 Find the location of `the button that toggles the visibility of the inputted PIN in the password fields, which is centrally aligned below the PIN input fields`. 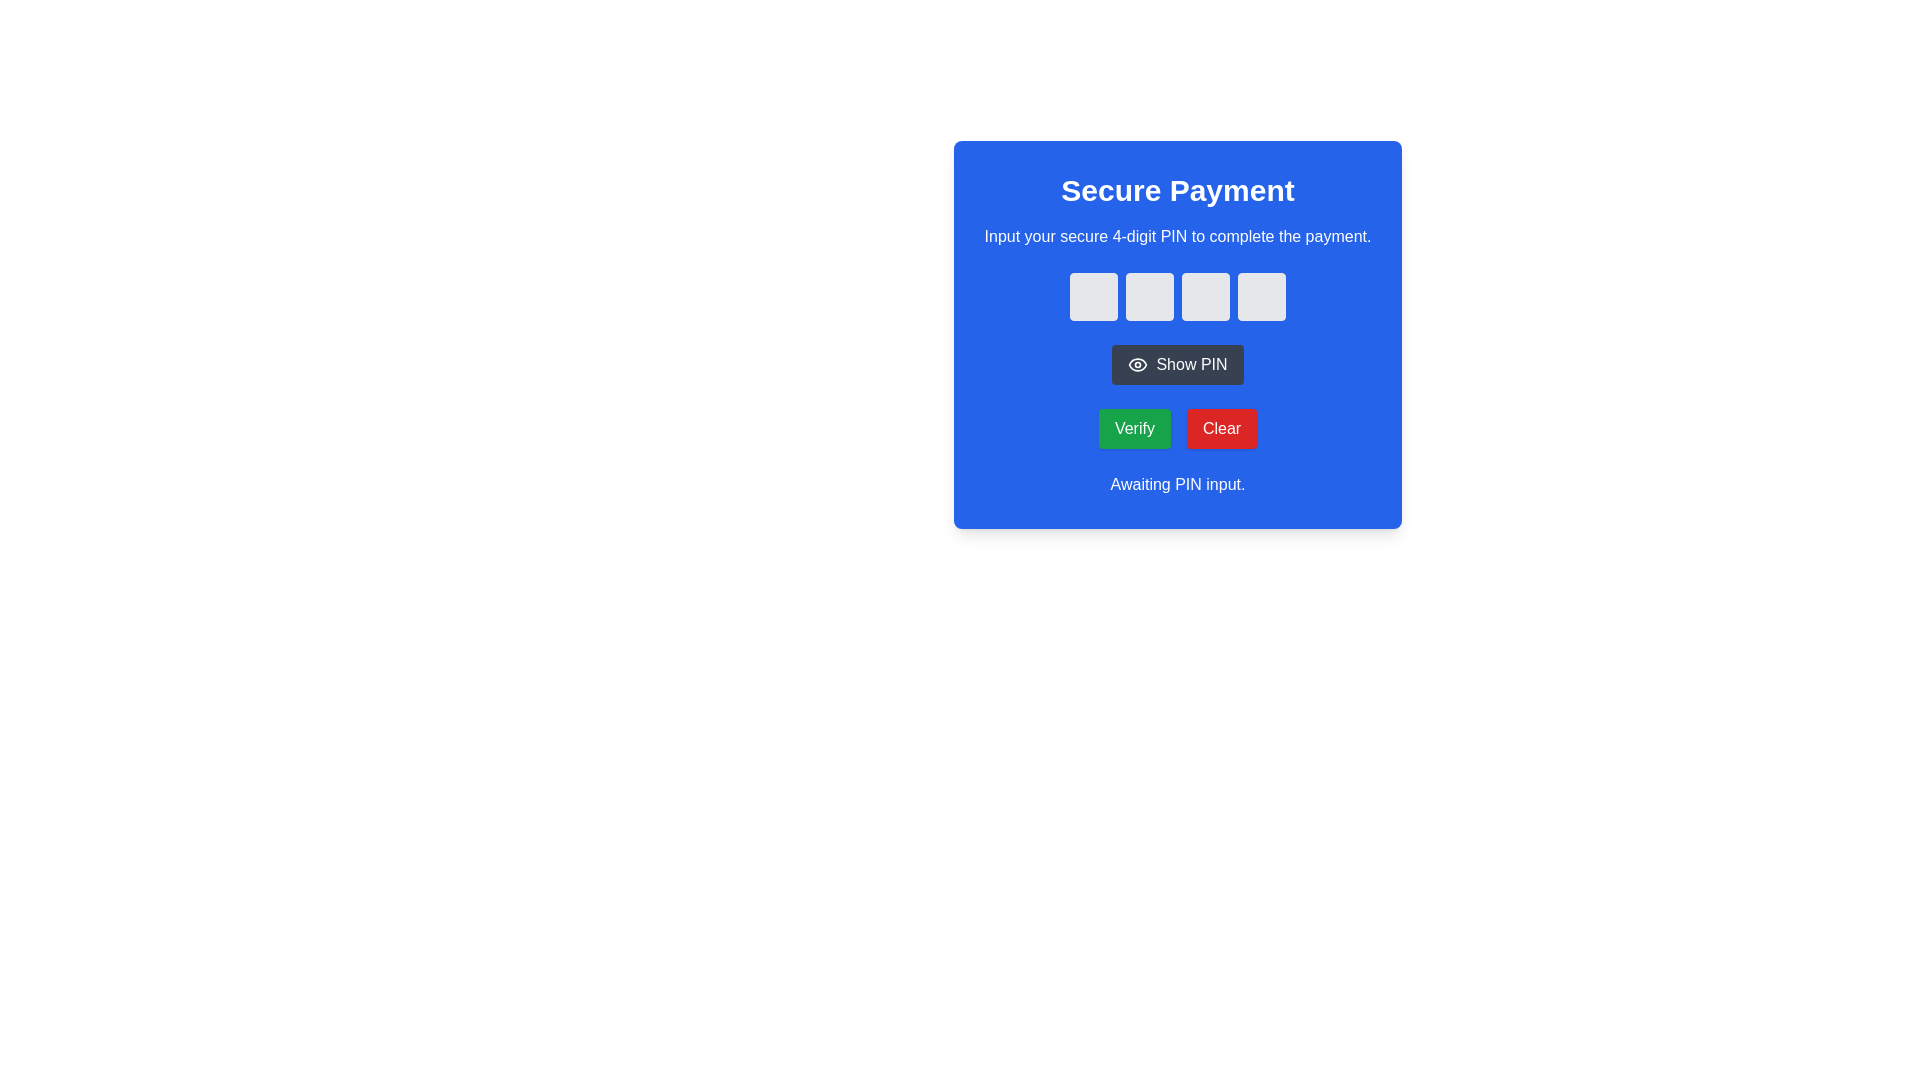

the button that toggles the visibility of the inputted PIN in the password fields, which is centrally aligned below the PIN input fields is located at coordinates (1177, 365).